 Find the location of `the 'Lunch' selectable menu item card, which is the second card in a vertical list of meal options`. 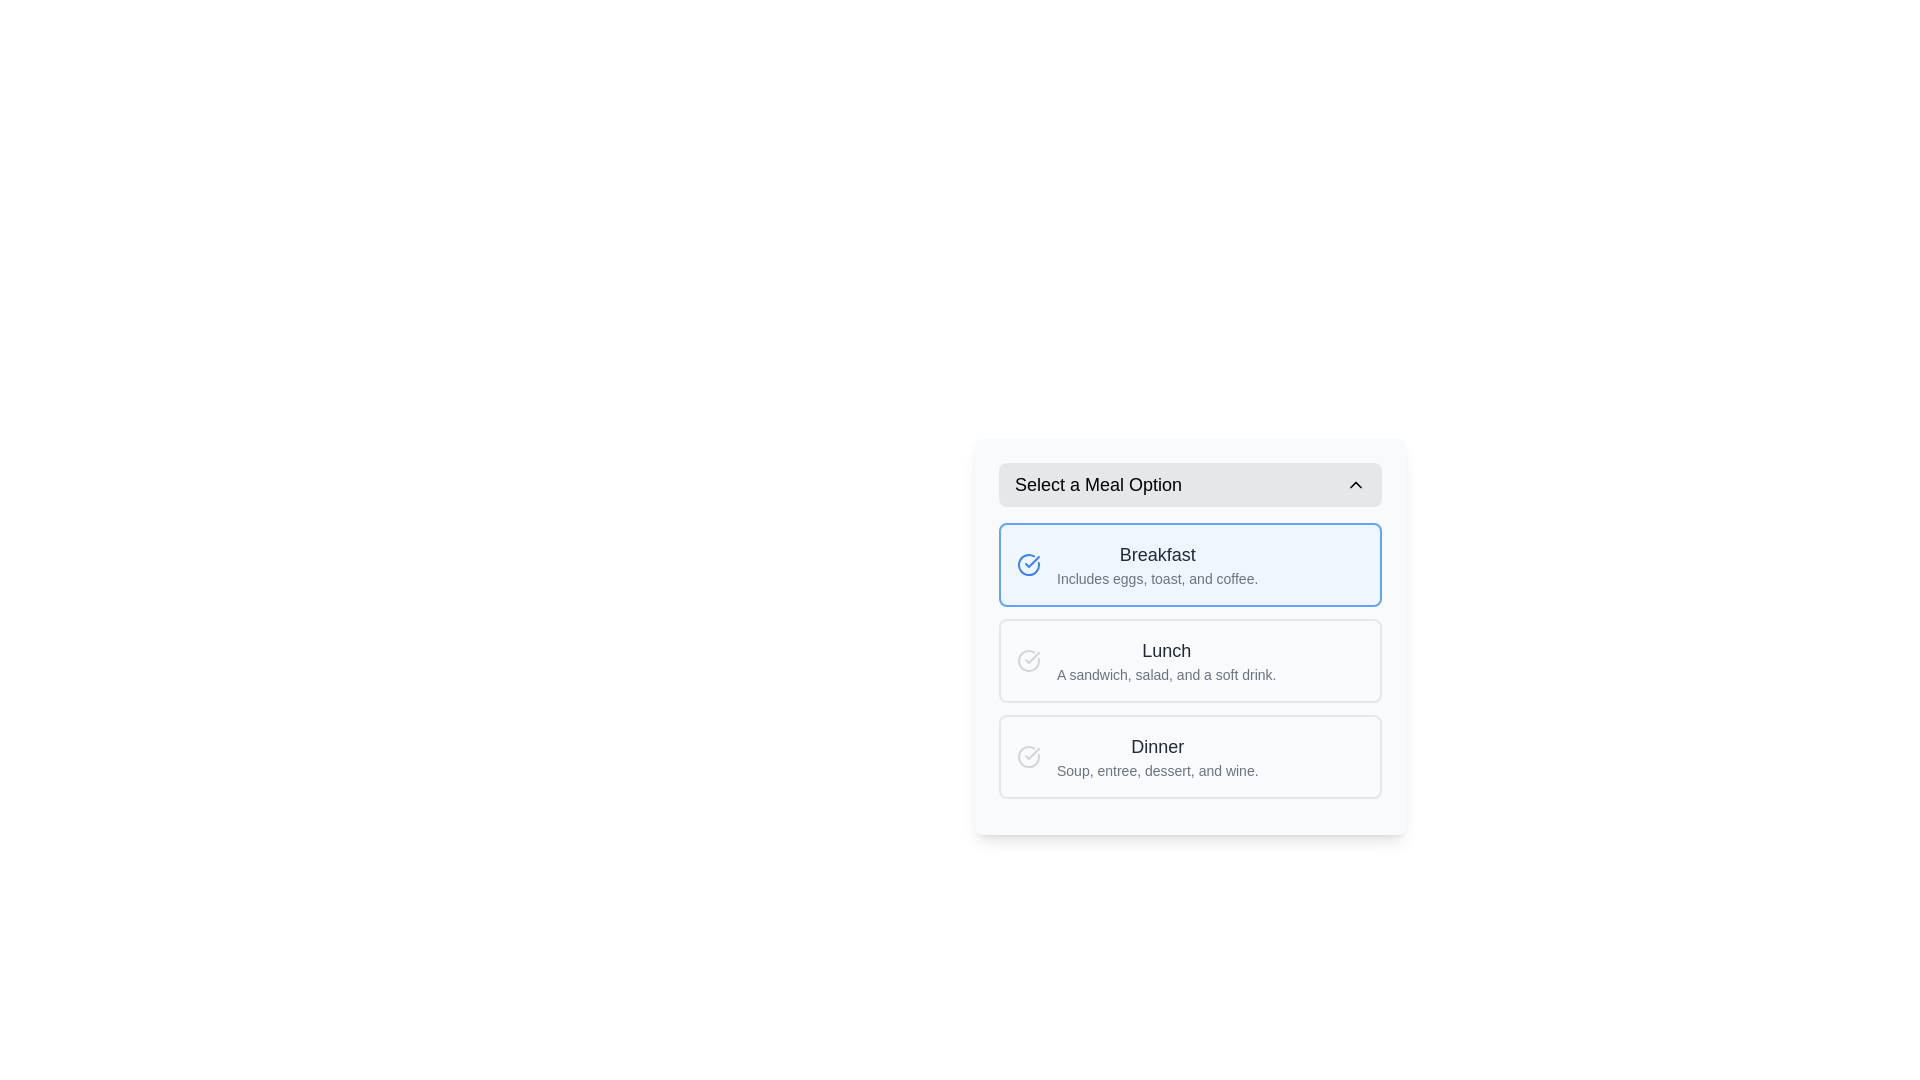

the 'Lunch' selectable menu item card, which is the second card in a vertical list of meal options is located at coordinates (1190, 636).